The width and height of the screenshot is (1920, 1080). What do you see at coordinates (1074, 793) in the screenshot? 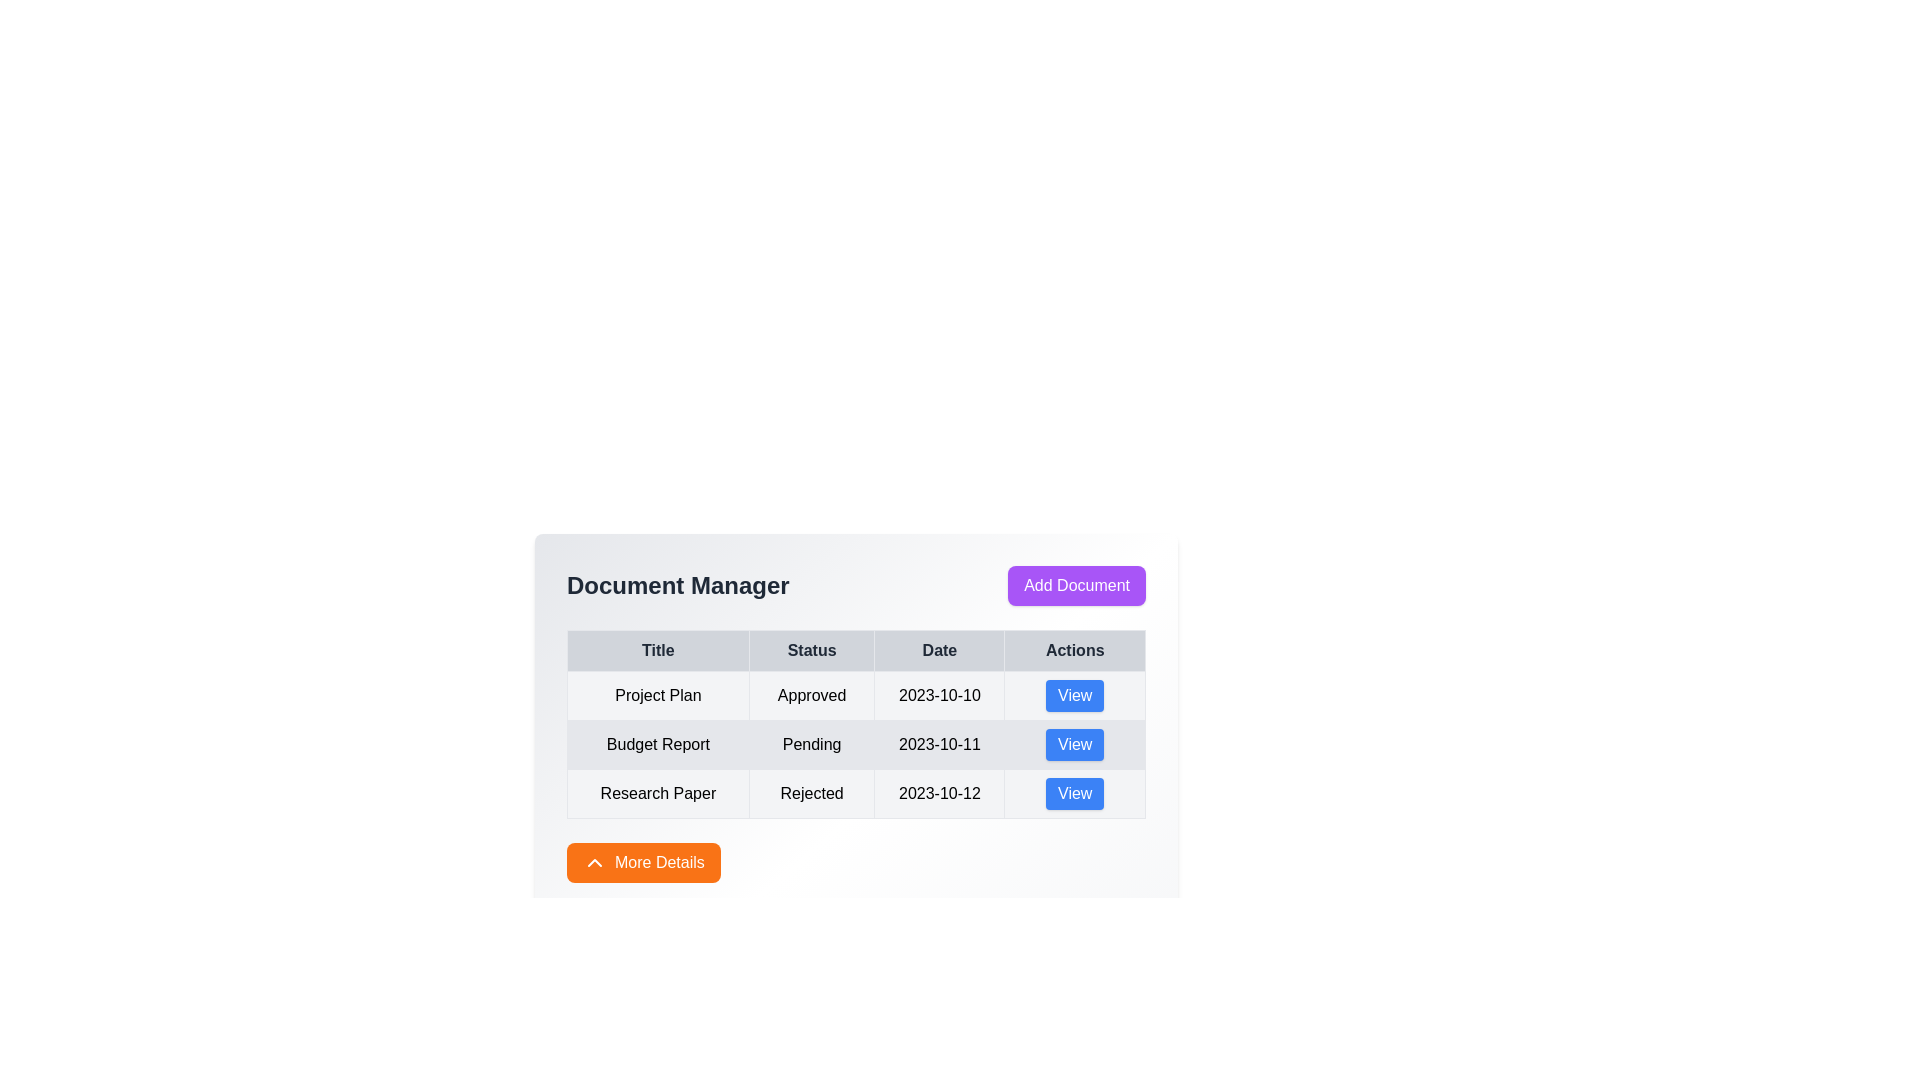
I see `the 'View' button in the 'Actions' column for the 'Research Paper' entry` at bounding box center [1074, 793].